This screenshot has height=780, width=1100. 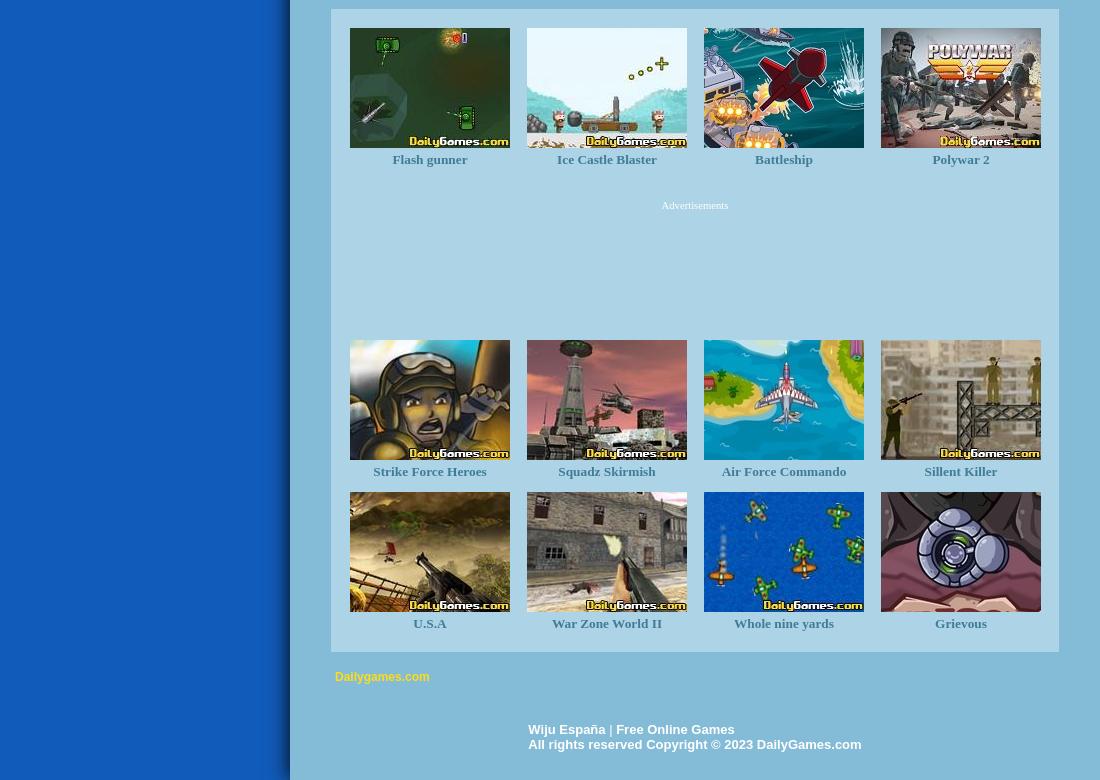 I want to click on 'Battleship', so click(x=754, y=158).